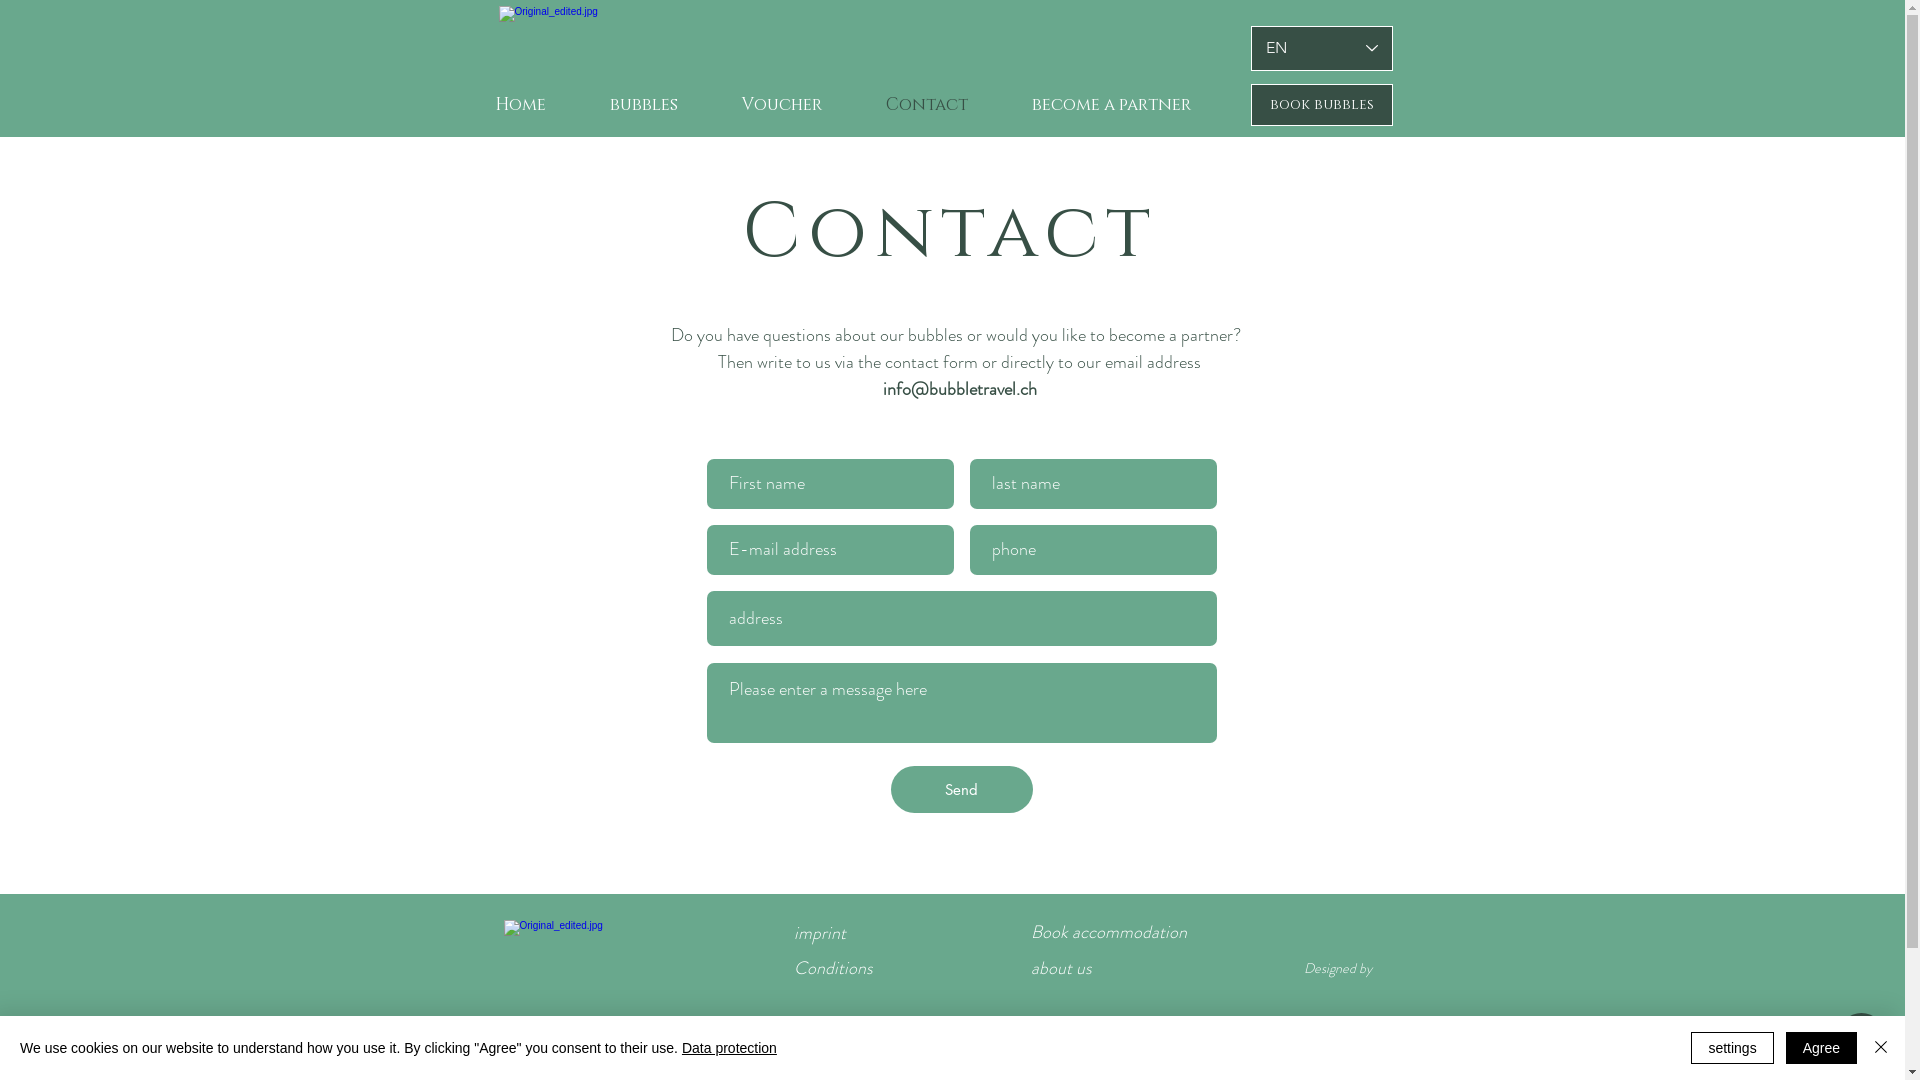  I want to click on 'about us', so click(1059, 967).